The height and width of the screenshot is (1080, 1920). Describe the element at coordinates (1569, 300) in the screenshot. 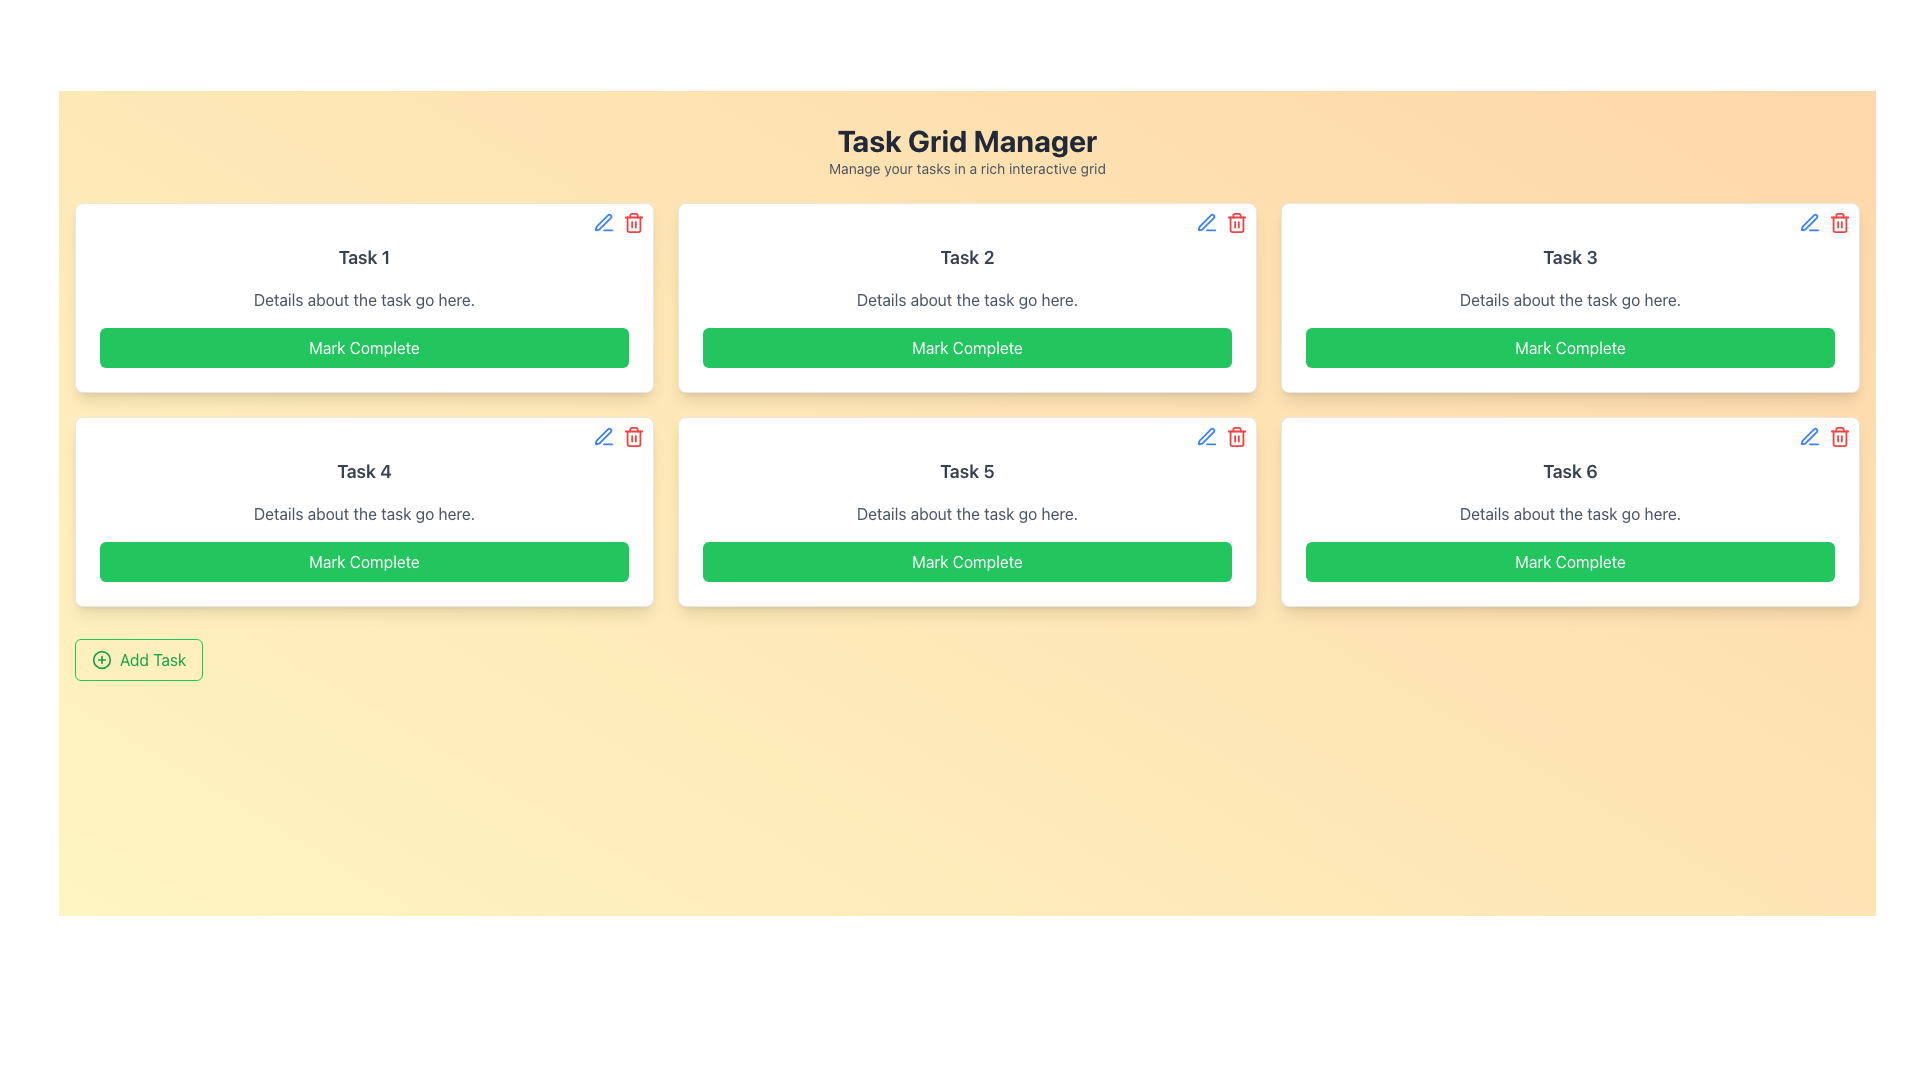

I see `the text component styled in light gray with centered alignment, containing the text 'Details about the task go here.'` at that location.